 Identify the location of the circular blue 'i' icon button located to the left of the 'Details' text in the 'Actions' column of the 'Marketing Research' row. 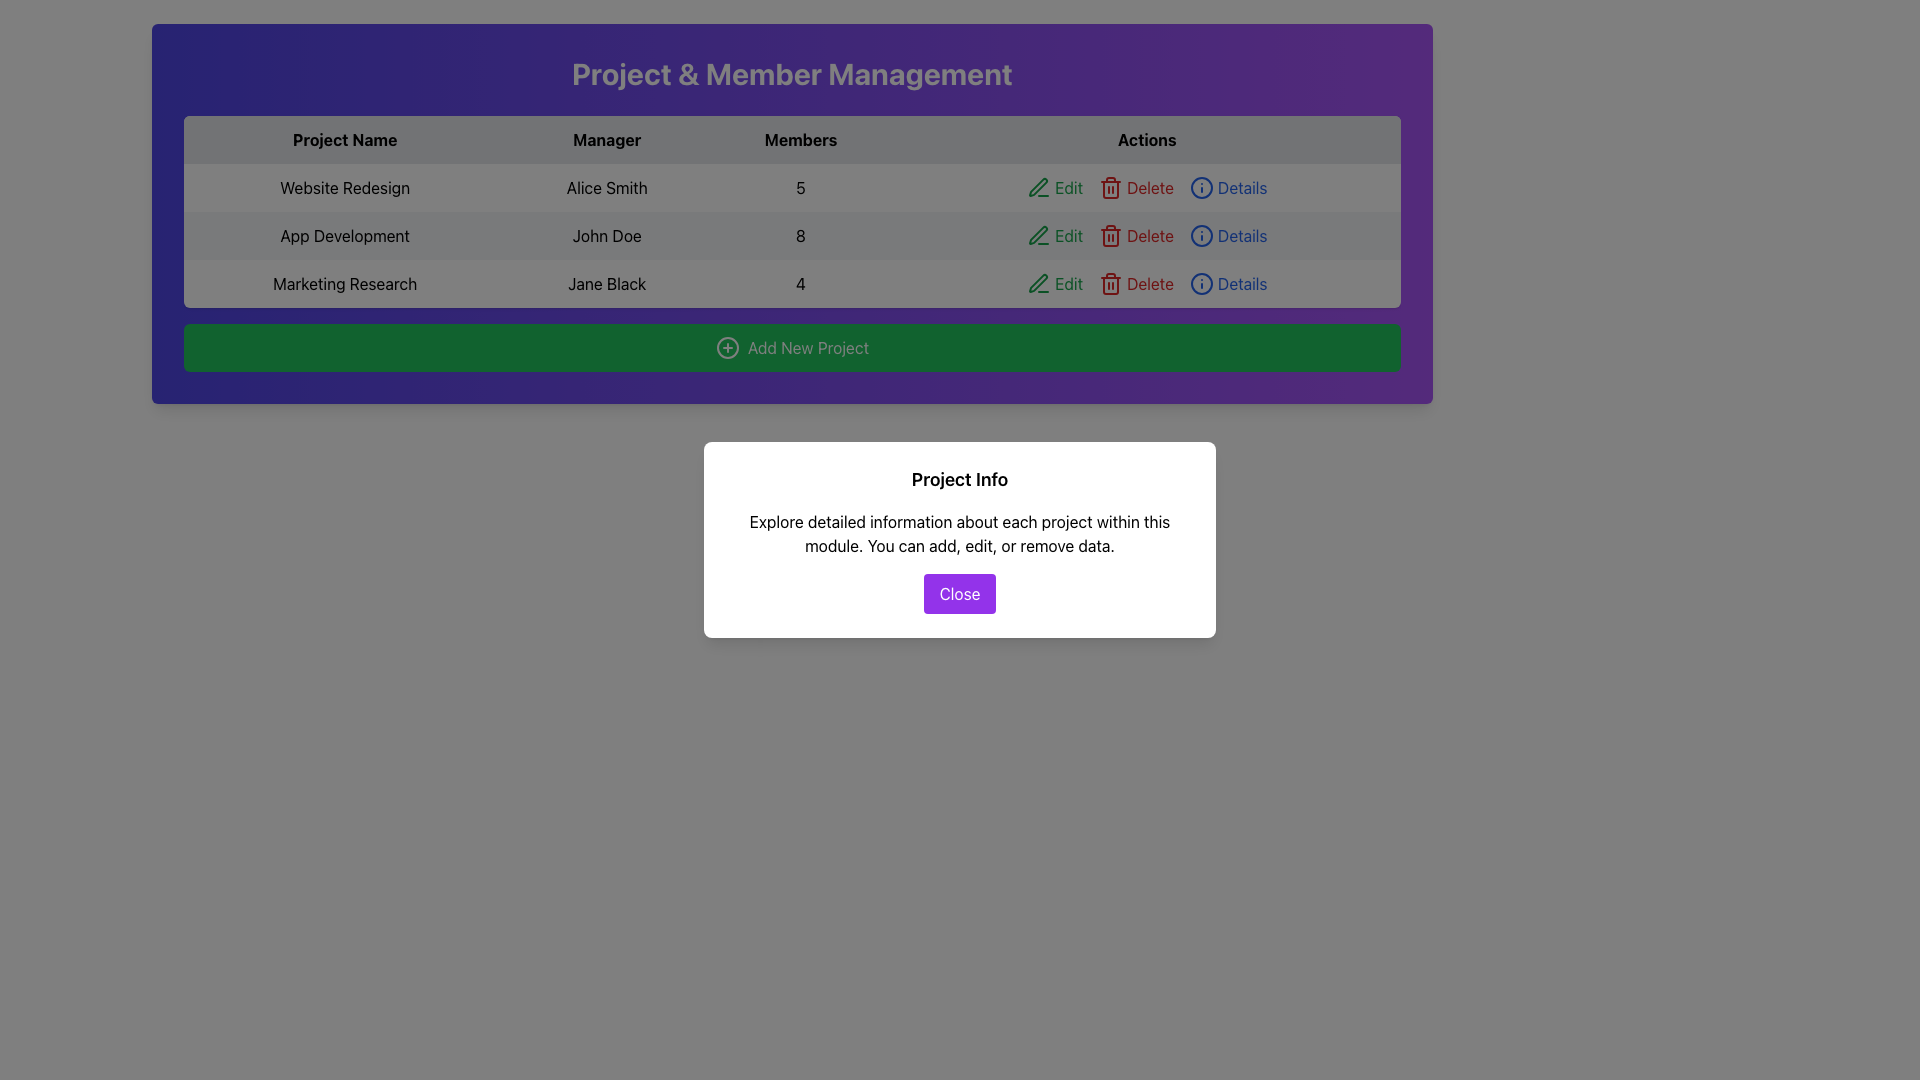
(1200, 284).